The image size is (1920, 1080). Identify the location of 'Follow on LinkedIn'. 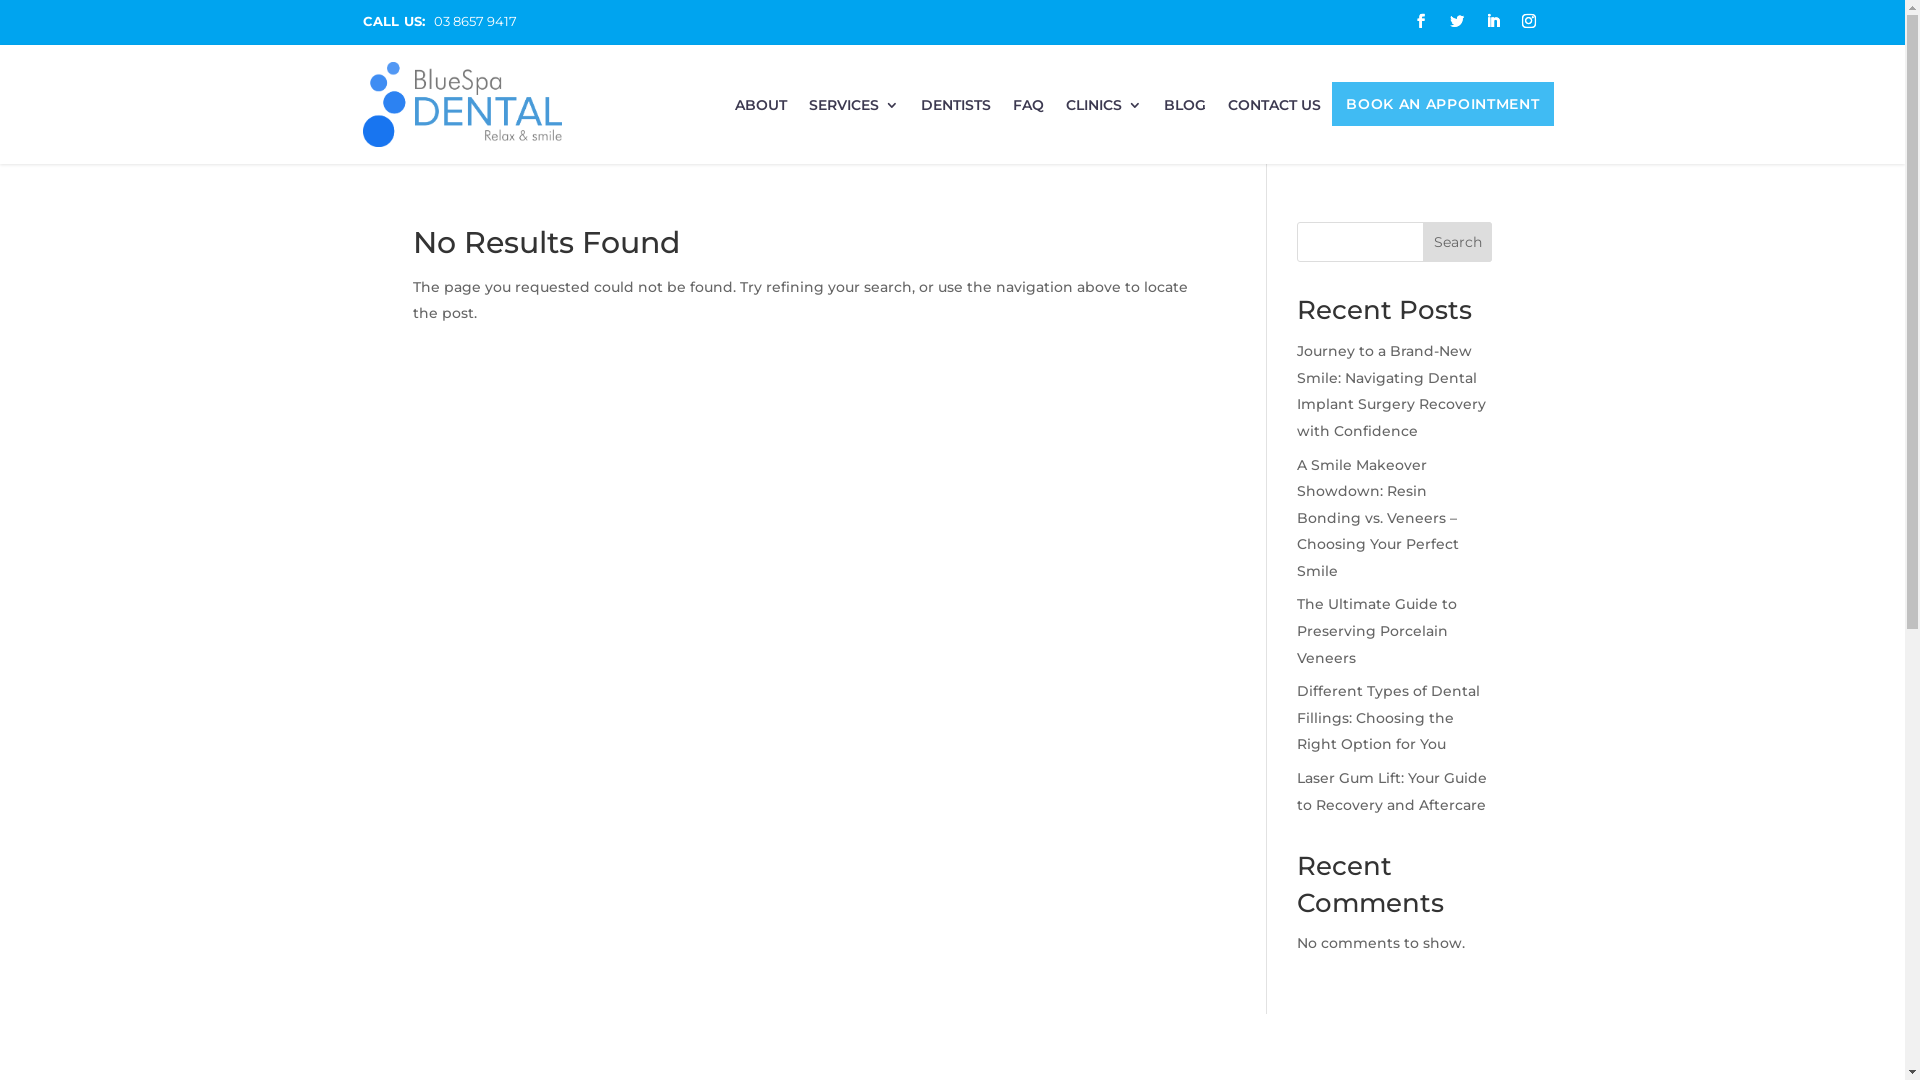
(1492, 20).